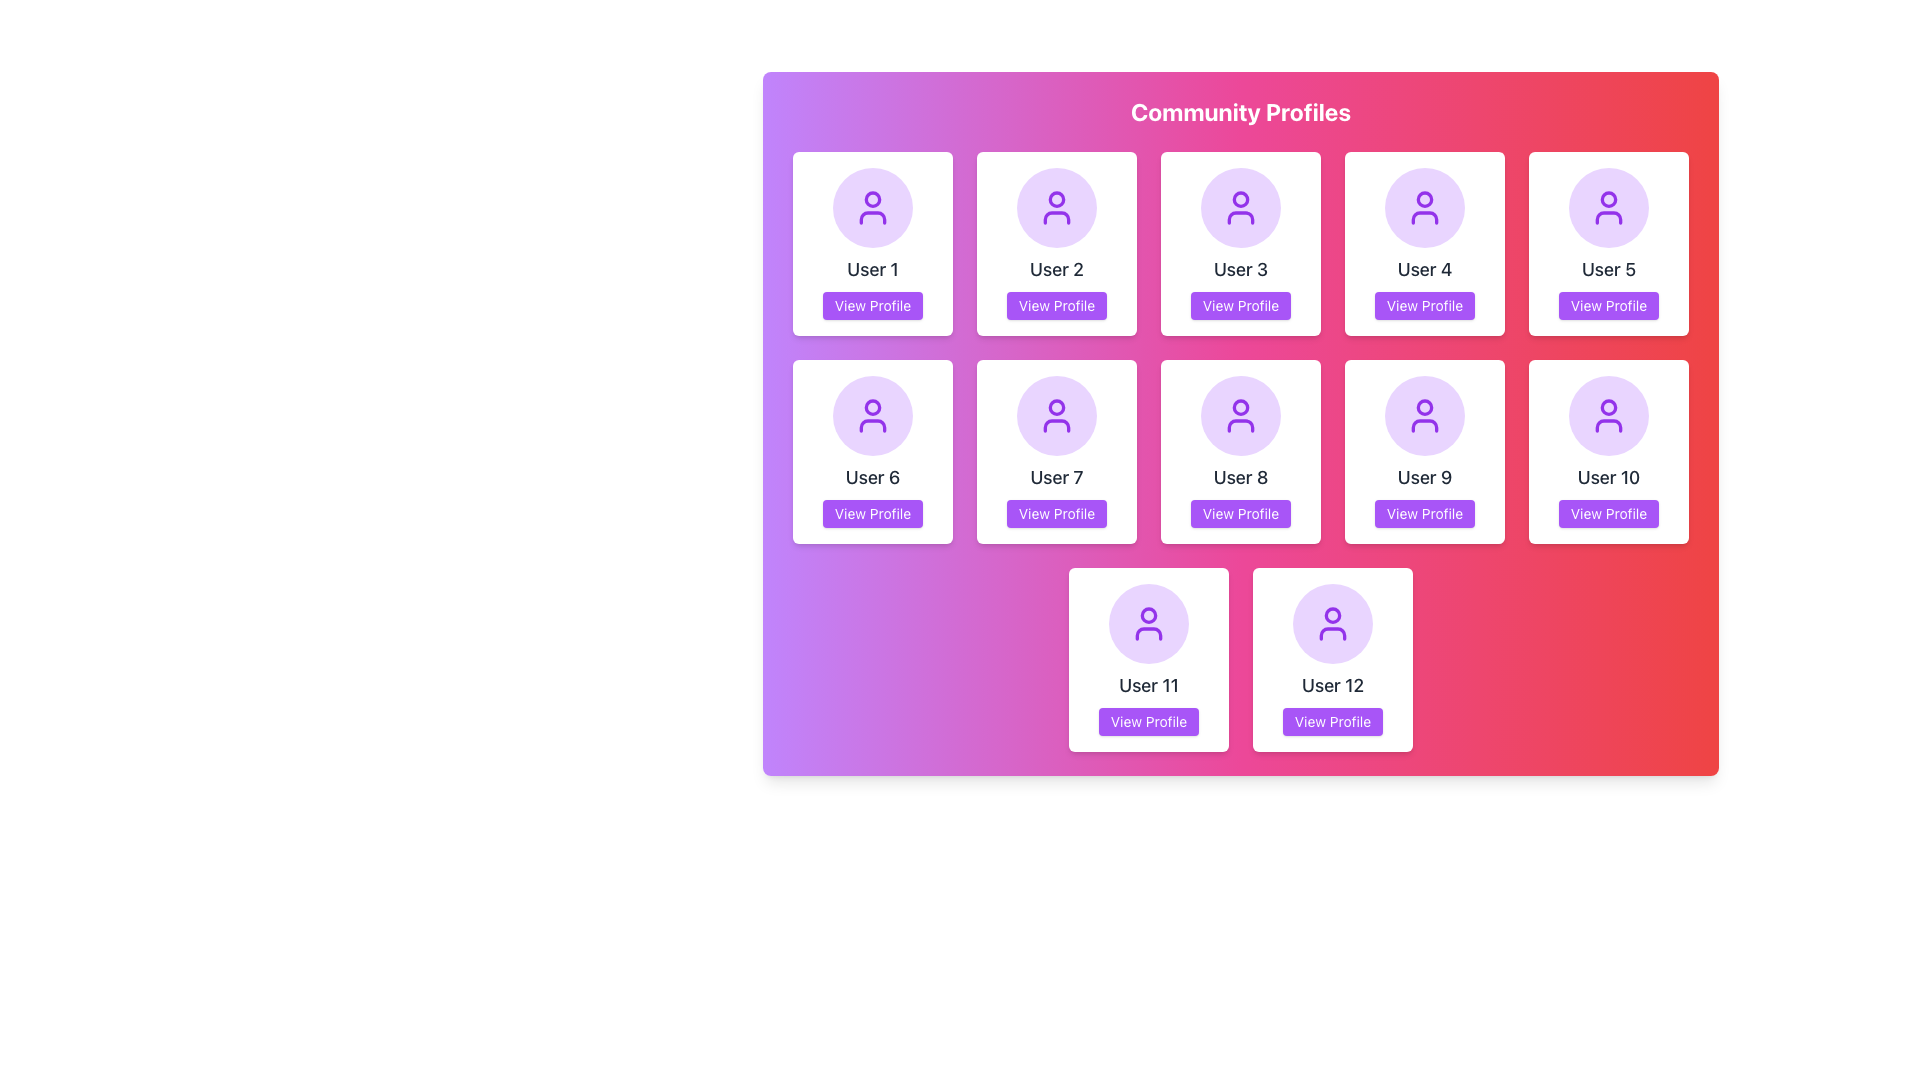 The width and height of the screenshot is (1920, 1080). What do you see at coordinates (873, 451) in the screenshot?
I see `the 'User 6' card located in the second row and first column of the user profile grid` at bounding box center [873, 451].